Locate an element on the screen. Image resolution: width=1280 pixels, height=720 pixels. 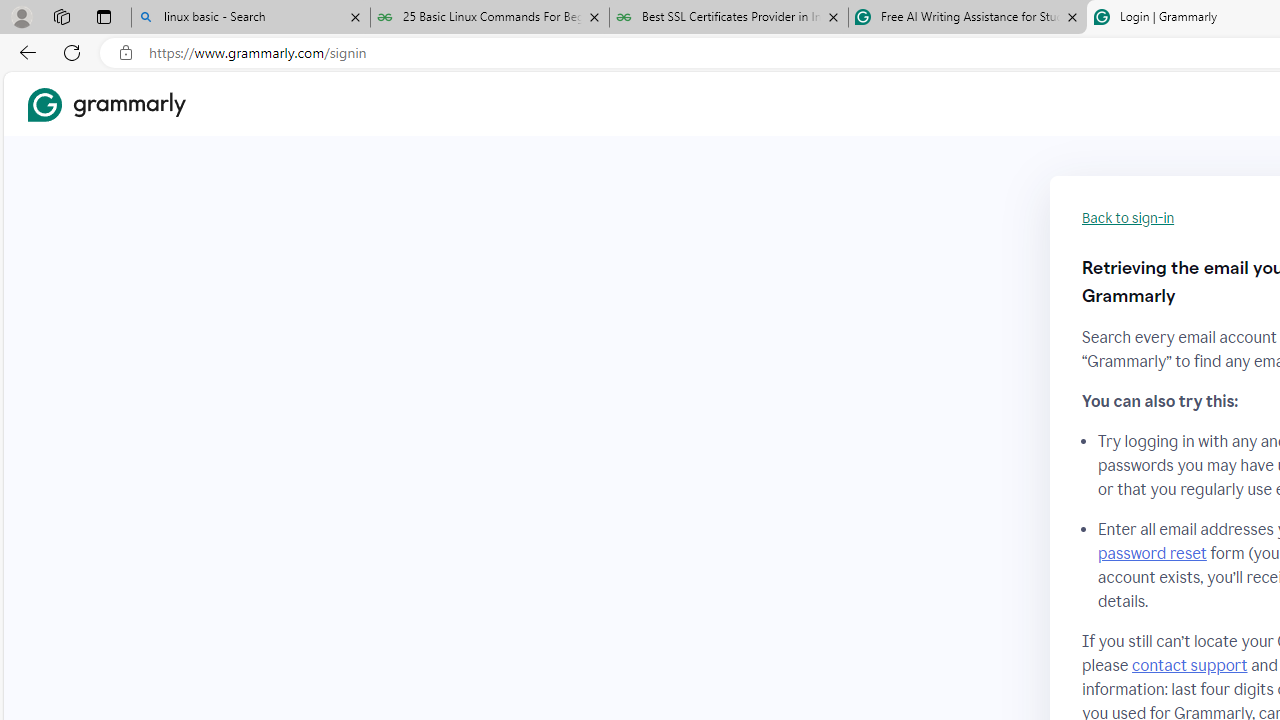
'Back to sign-in' is located at coordinates (1128, 218).